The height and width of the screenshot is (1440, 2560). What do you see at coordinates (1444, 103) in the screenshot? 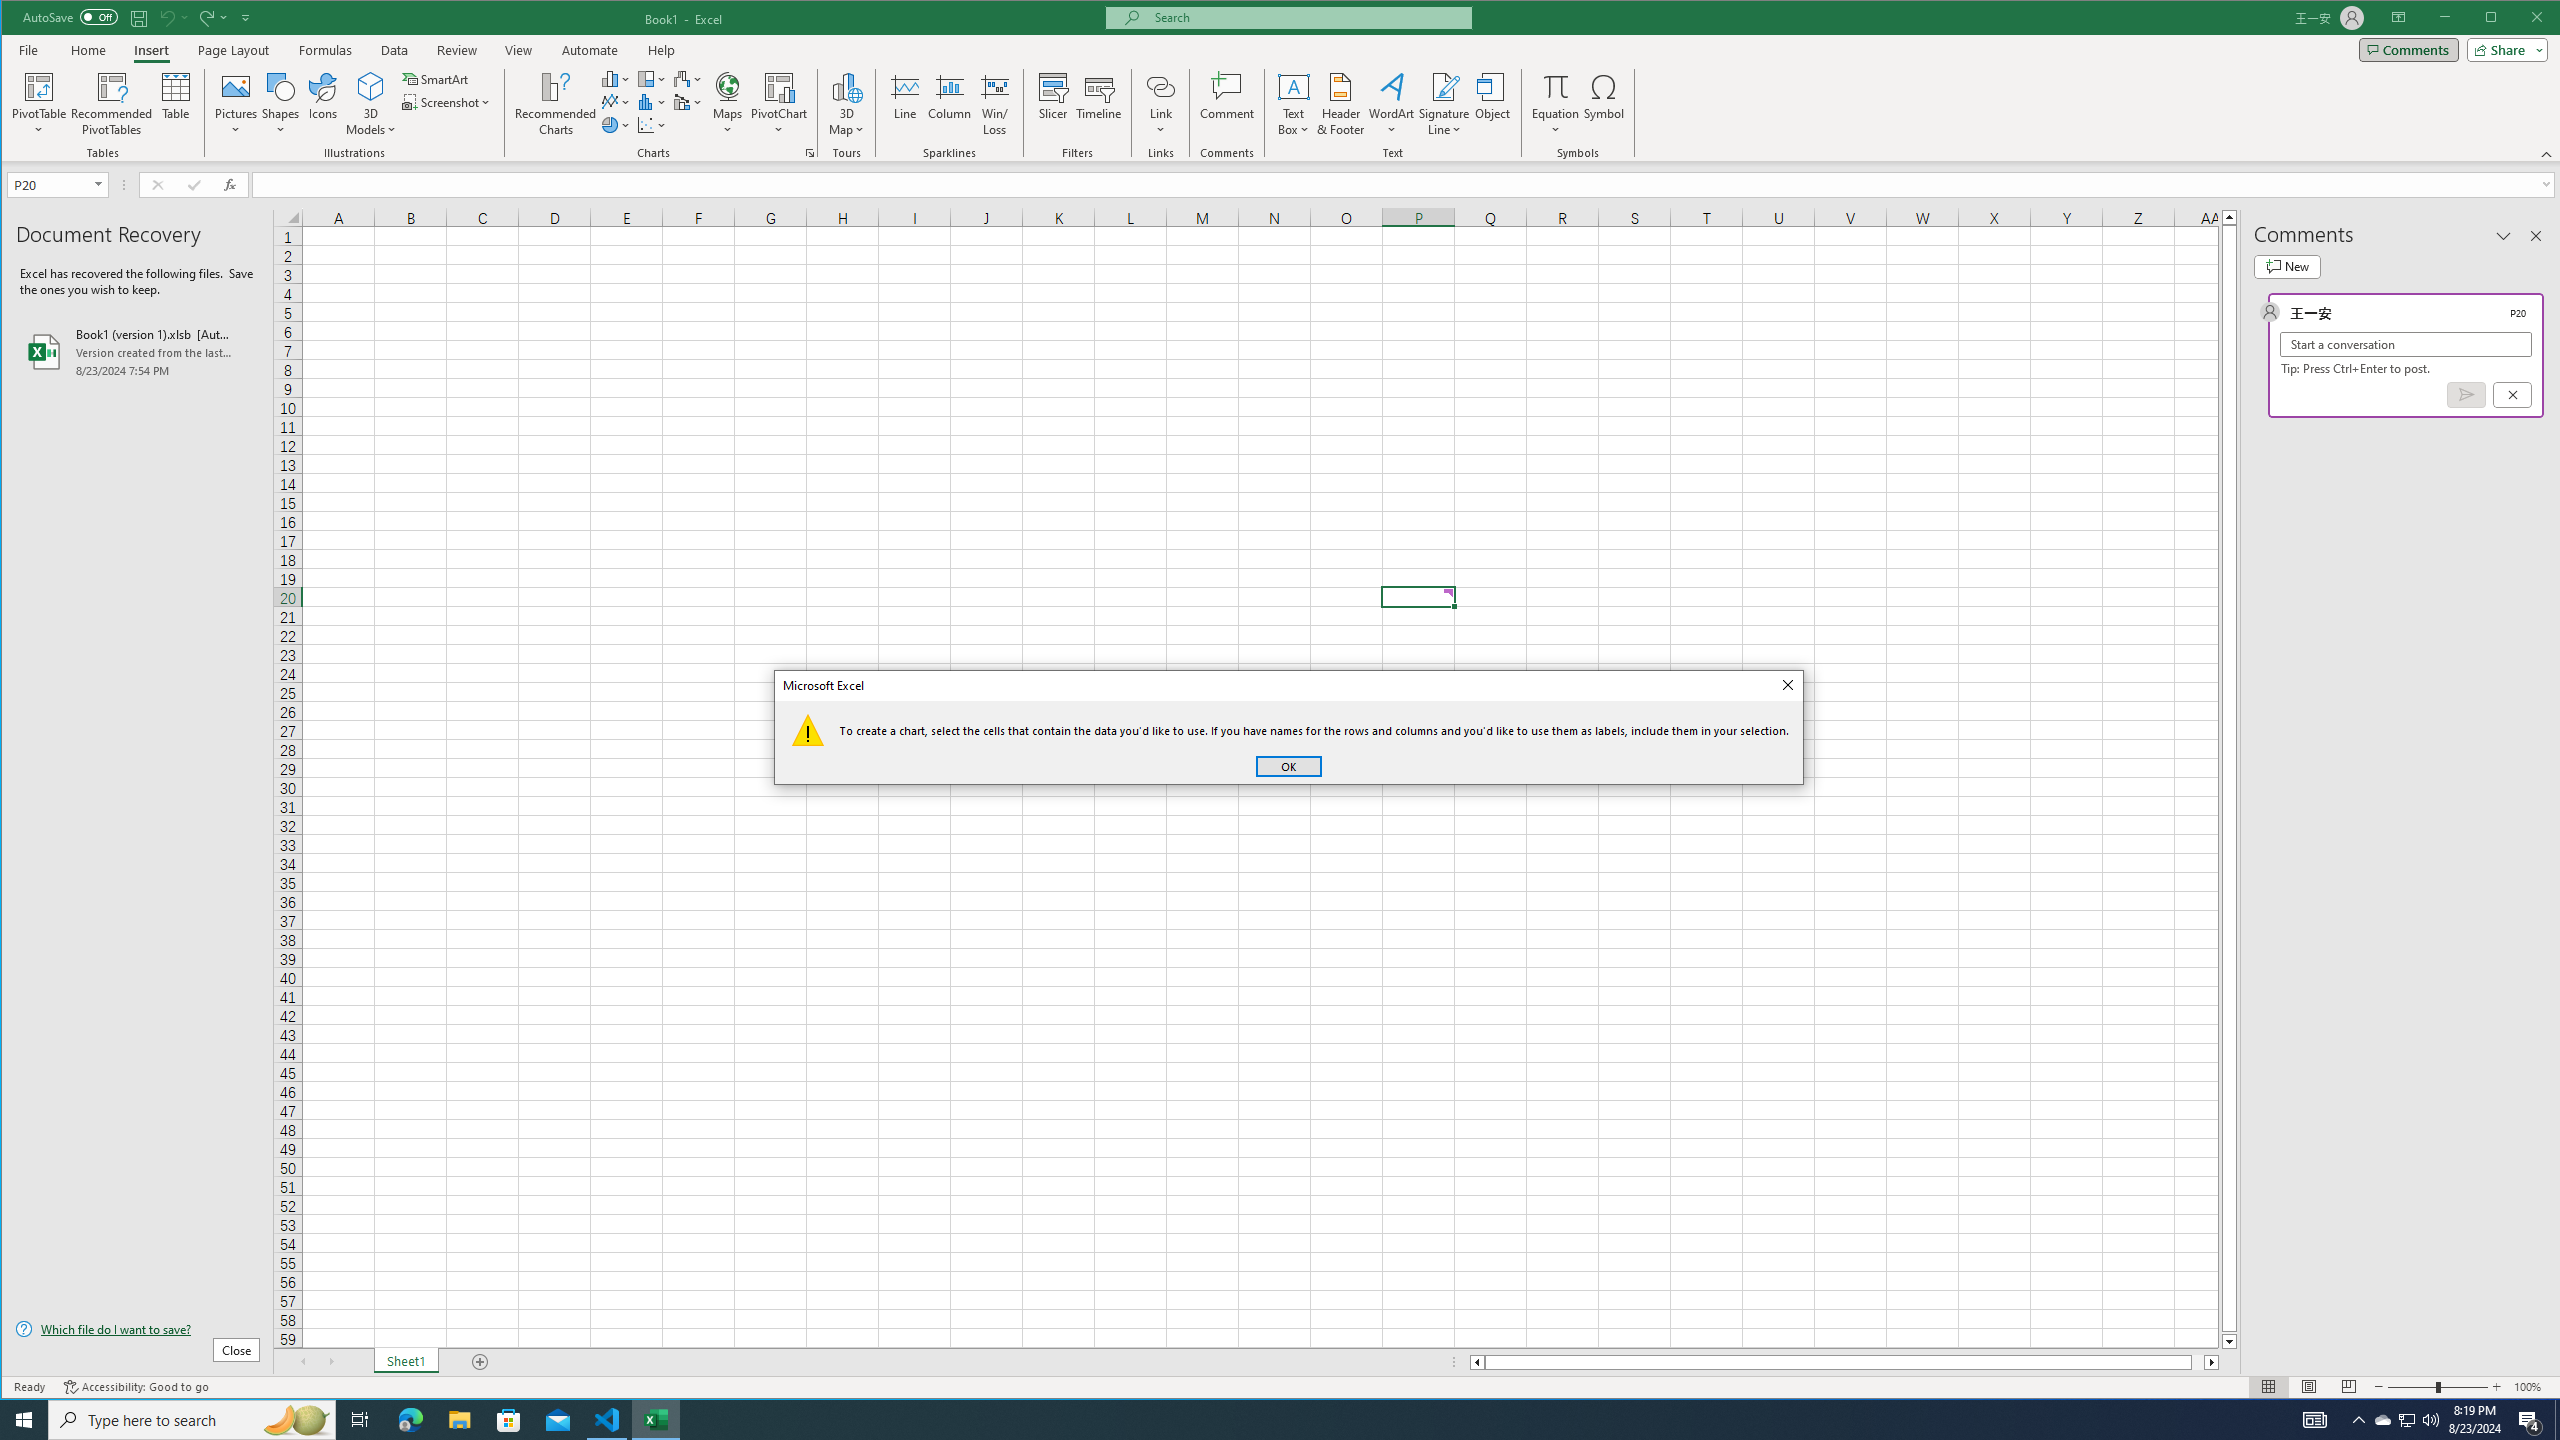
I see `'Signature Line'` at bounding box center [1444, 103].